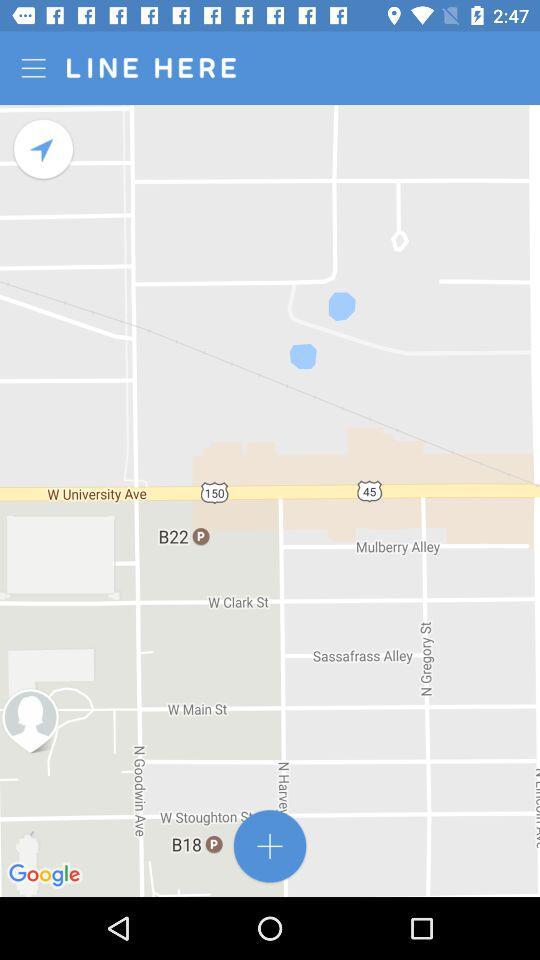 This screenshot has height=960, width=540. What do you see at coordinates (44, 148) in the screenshot?
I see `find location` at bounding box center [44, 148].